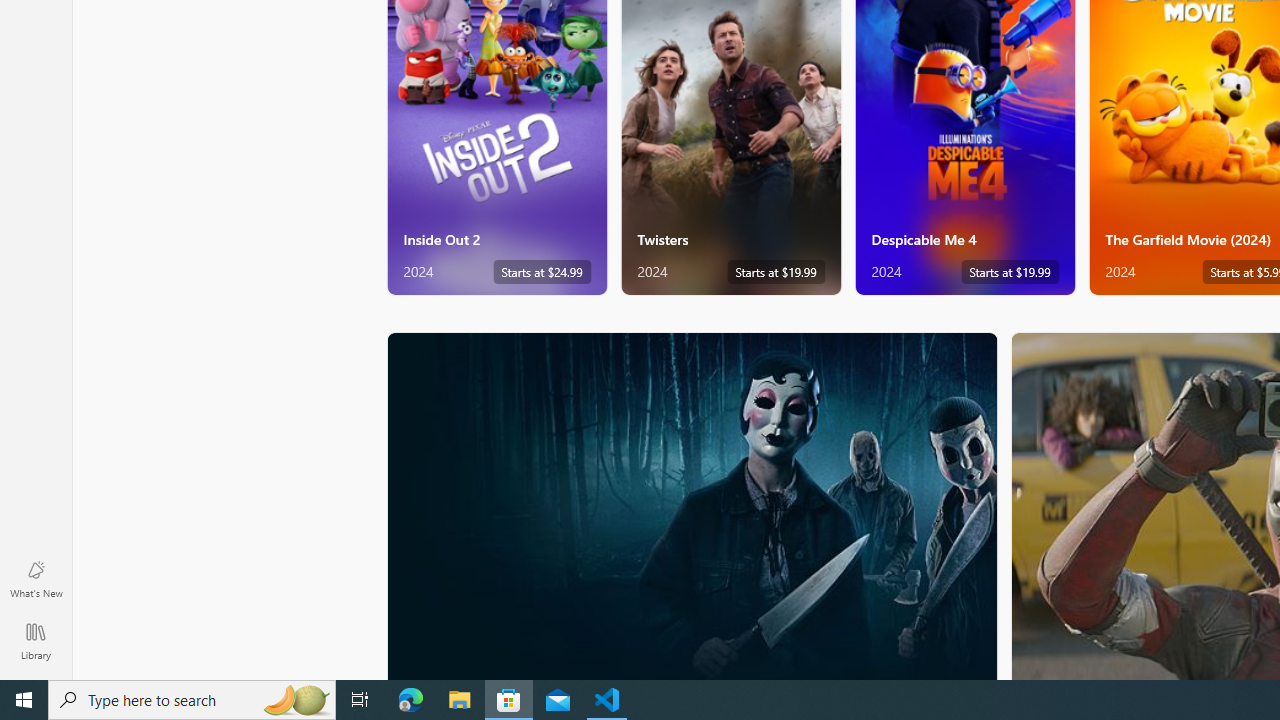 This screenshot has width=1280, height=720. Describe the element at coordinates (692, 504) in the screenshot. I see `'Horror'` at that location.